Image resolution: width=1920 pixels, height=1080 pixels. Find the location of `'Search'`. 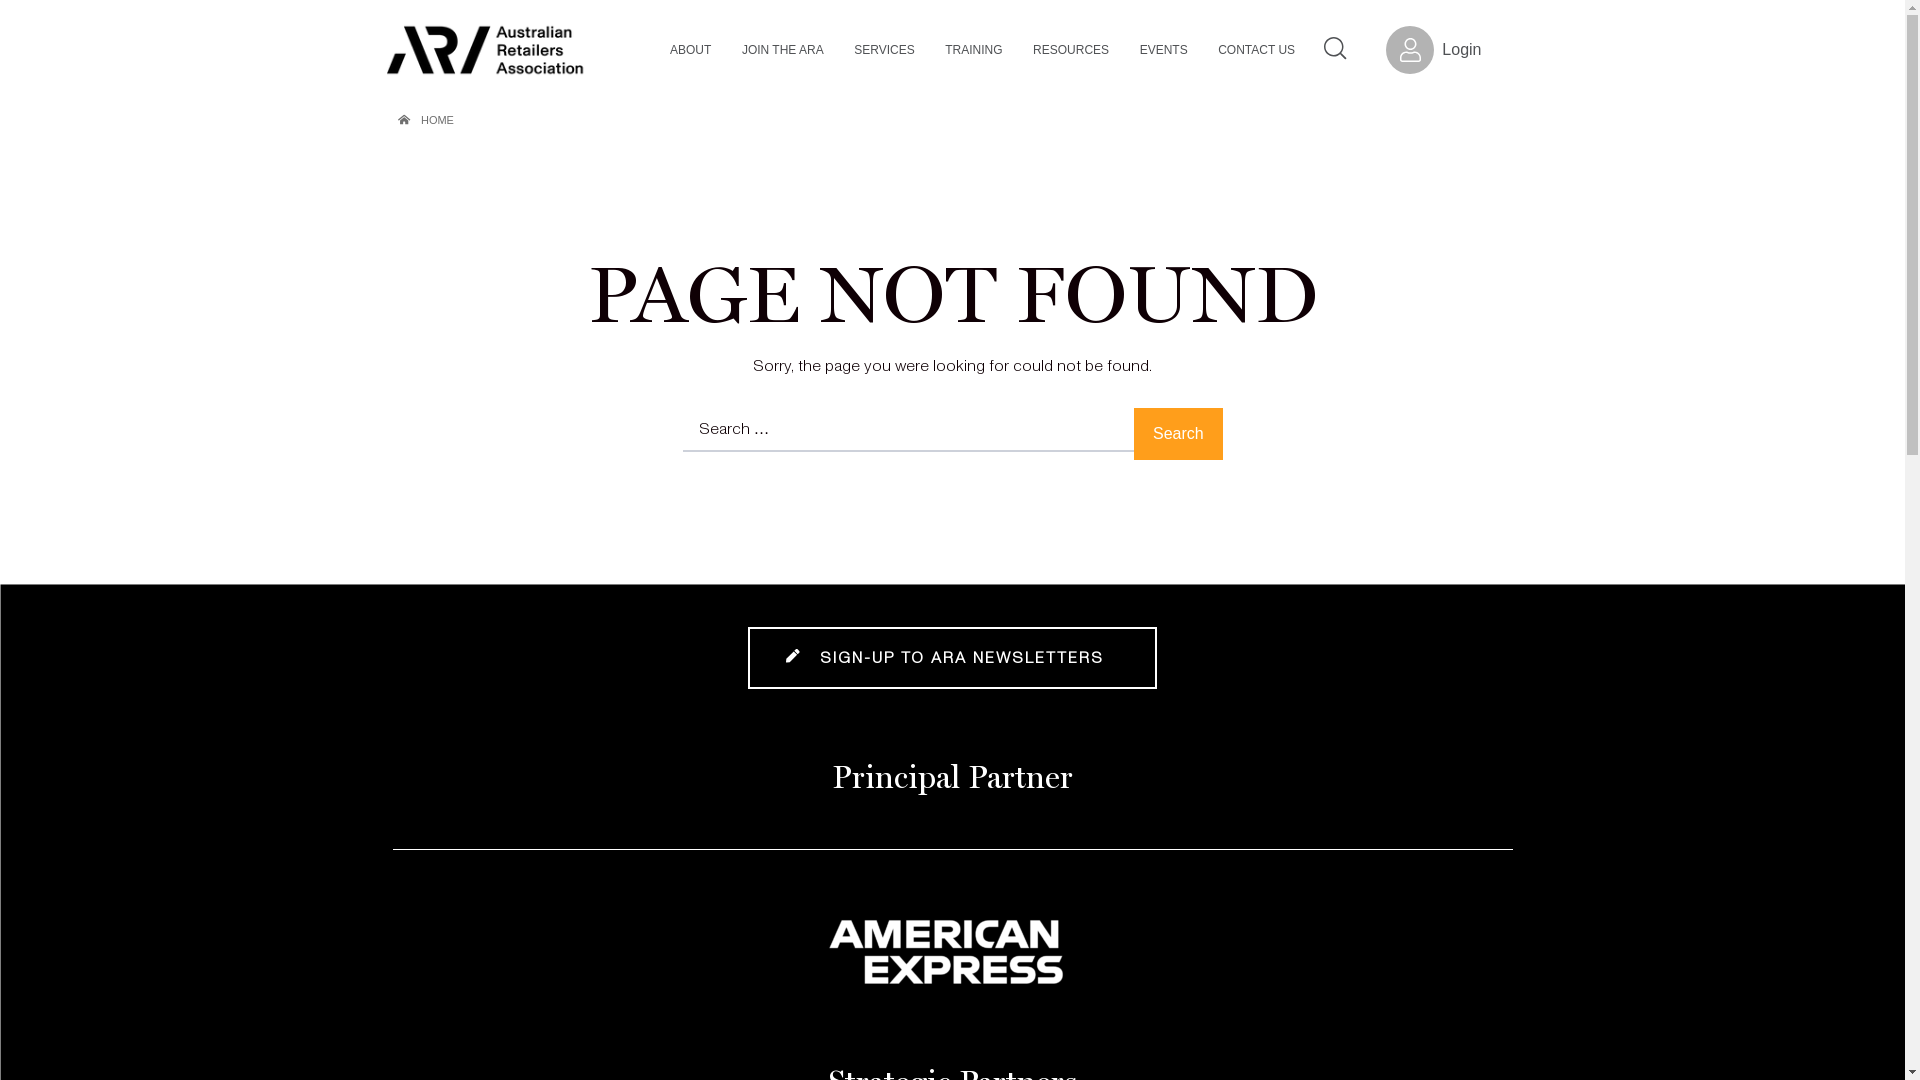

'Search' is located at coordinates (1177, 433).